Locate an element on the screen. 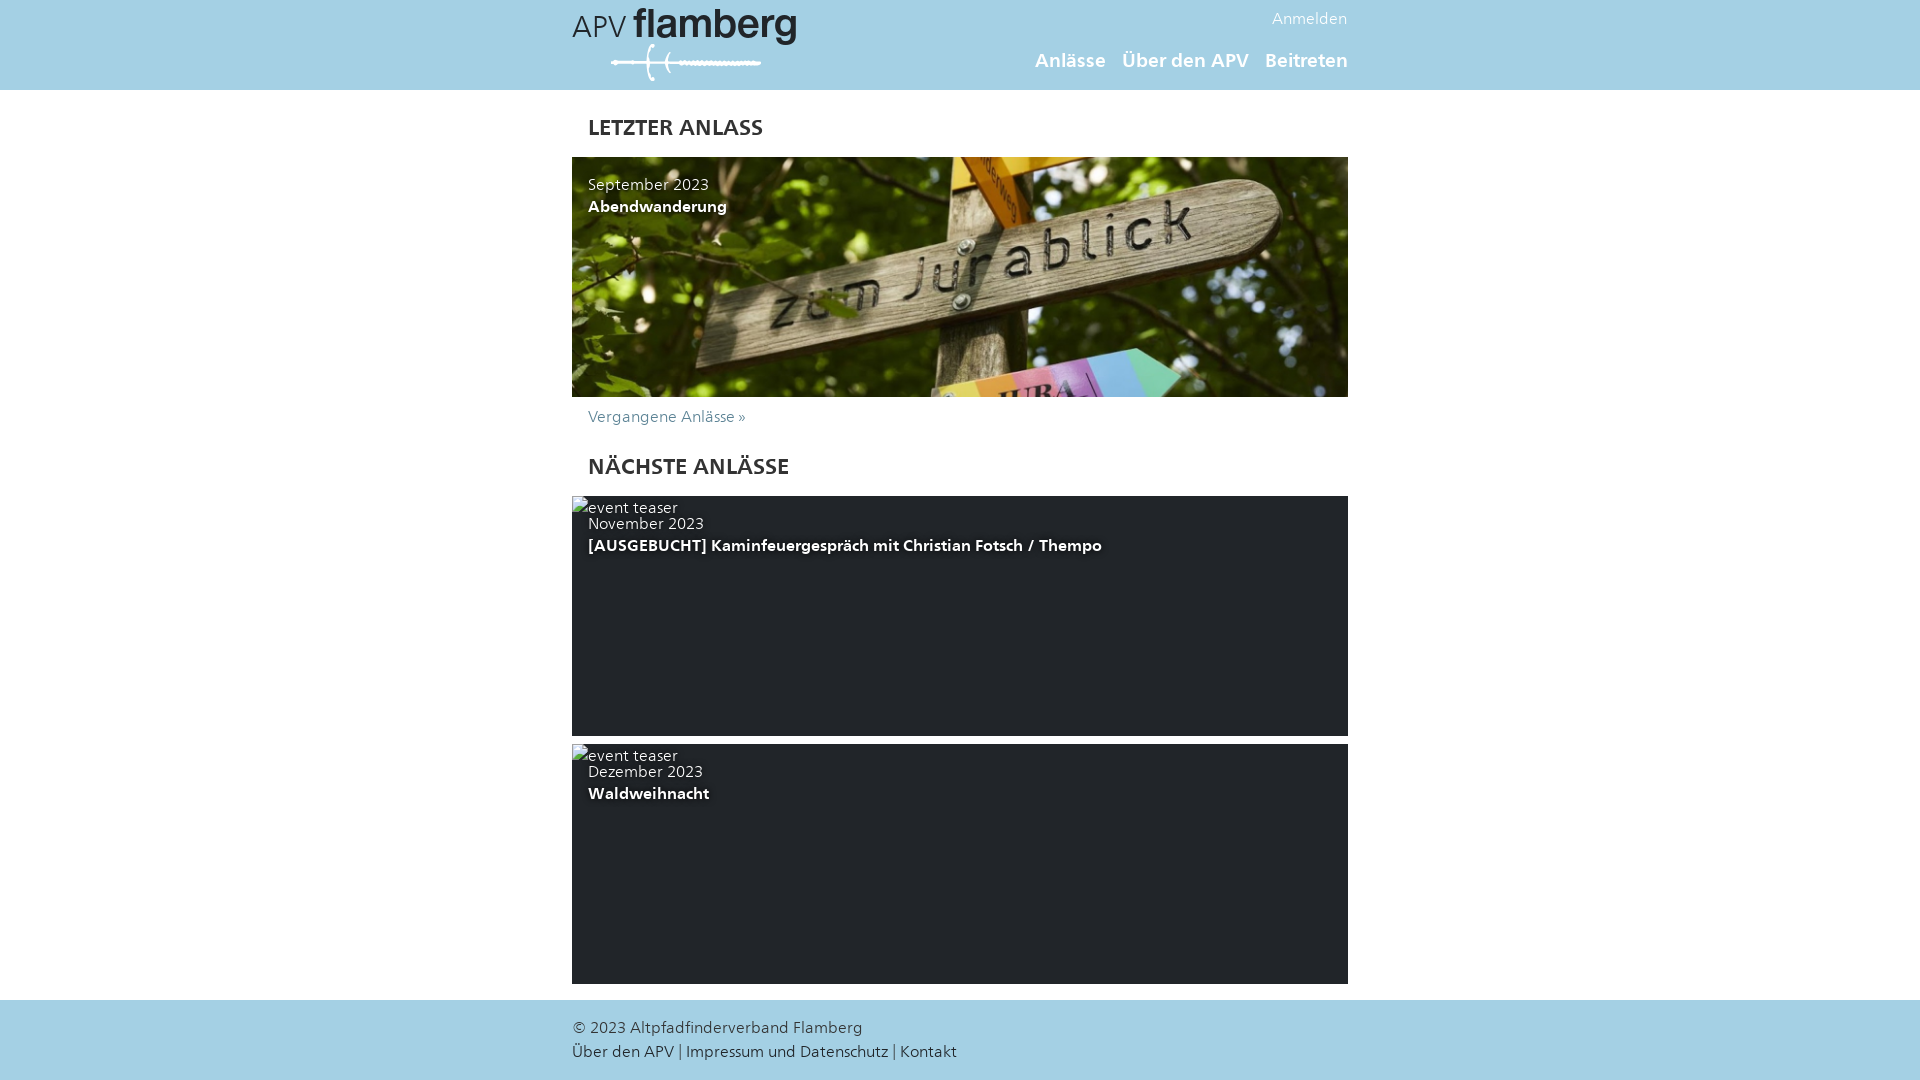 The width and height of the screenshot is (1920, 1080). 'Impressum und Datenschutz' is located at coordinates (786, 1051).